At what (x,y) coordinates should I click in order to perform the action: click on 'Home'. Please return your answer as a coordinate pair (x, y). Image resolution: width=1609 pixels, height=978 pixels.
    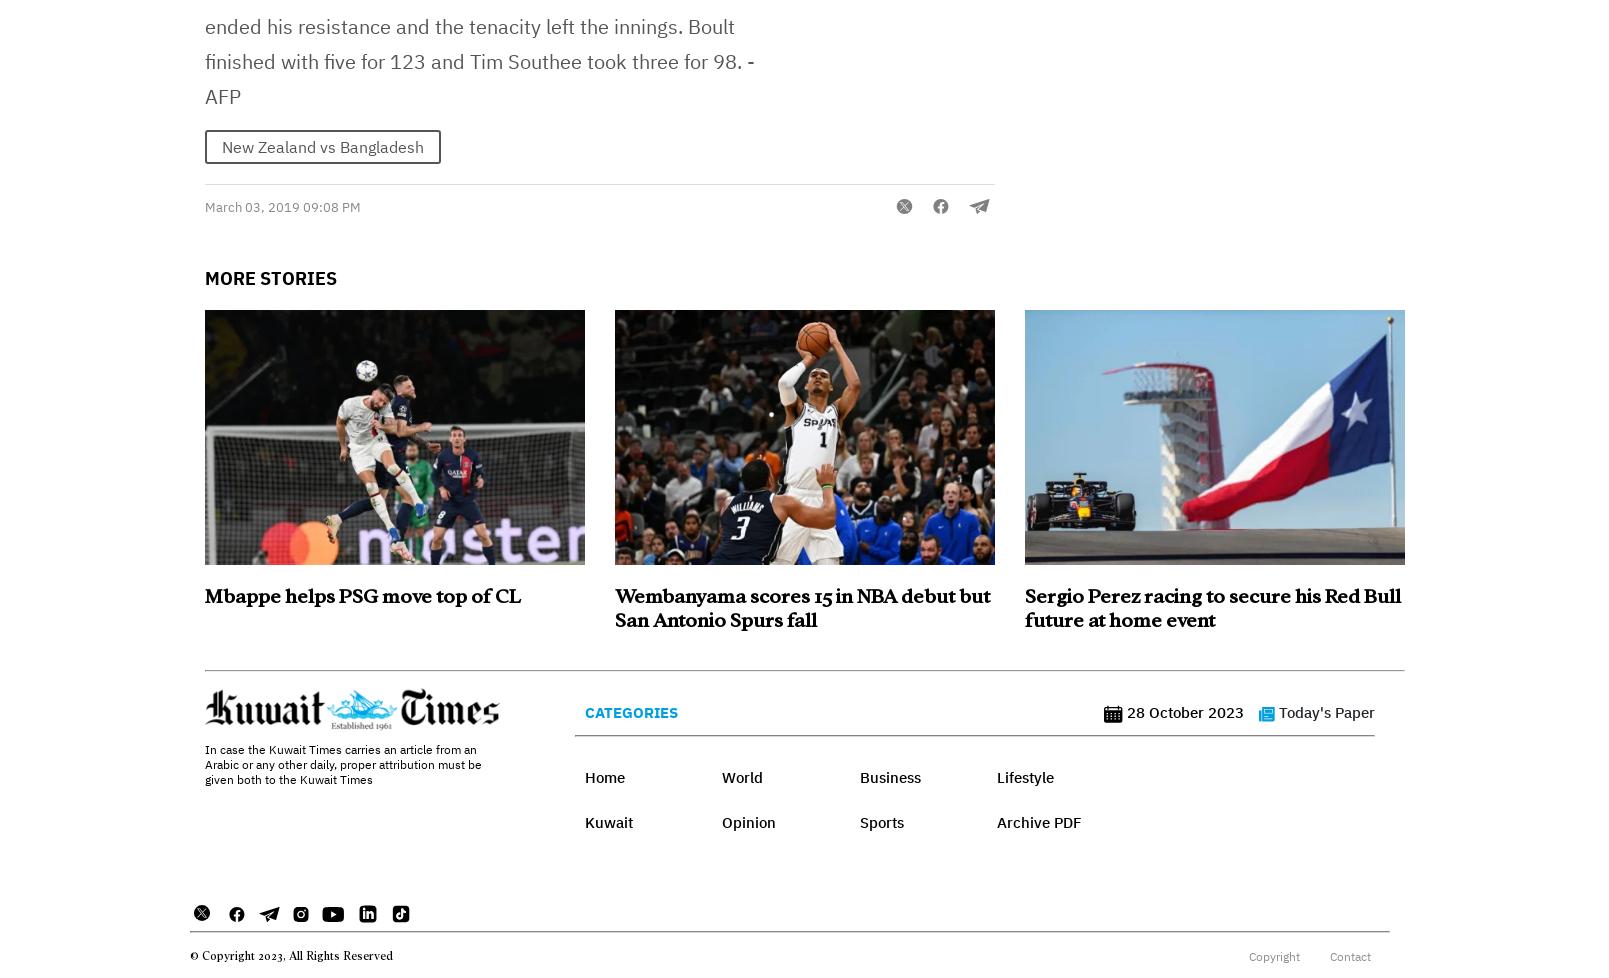
    Looking at the image, I should click on (604, 776).